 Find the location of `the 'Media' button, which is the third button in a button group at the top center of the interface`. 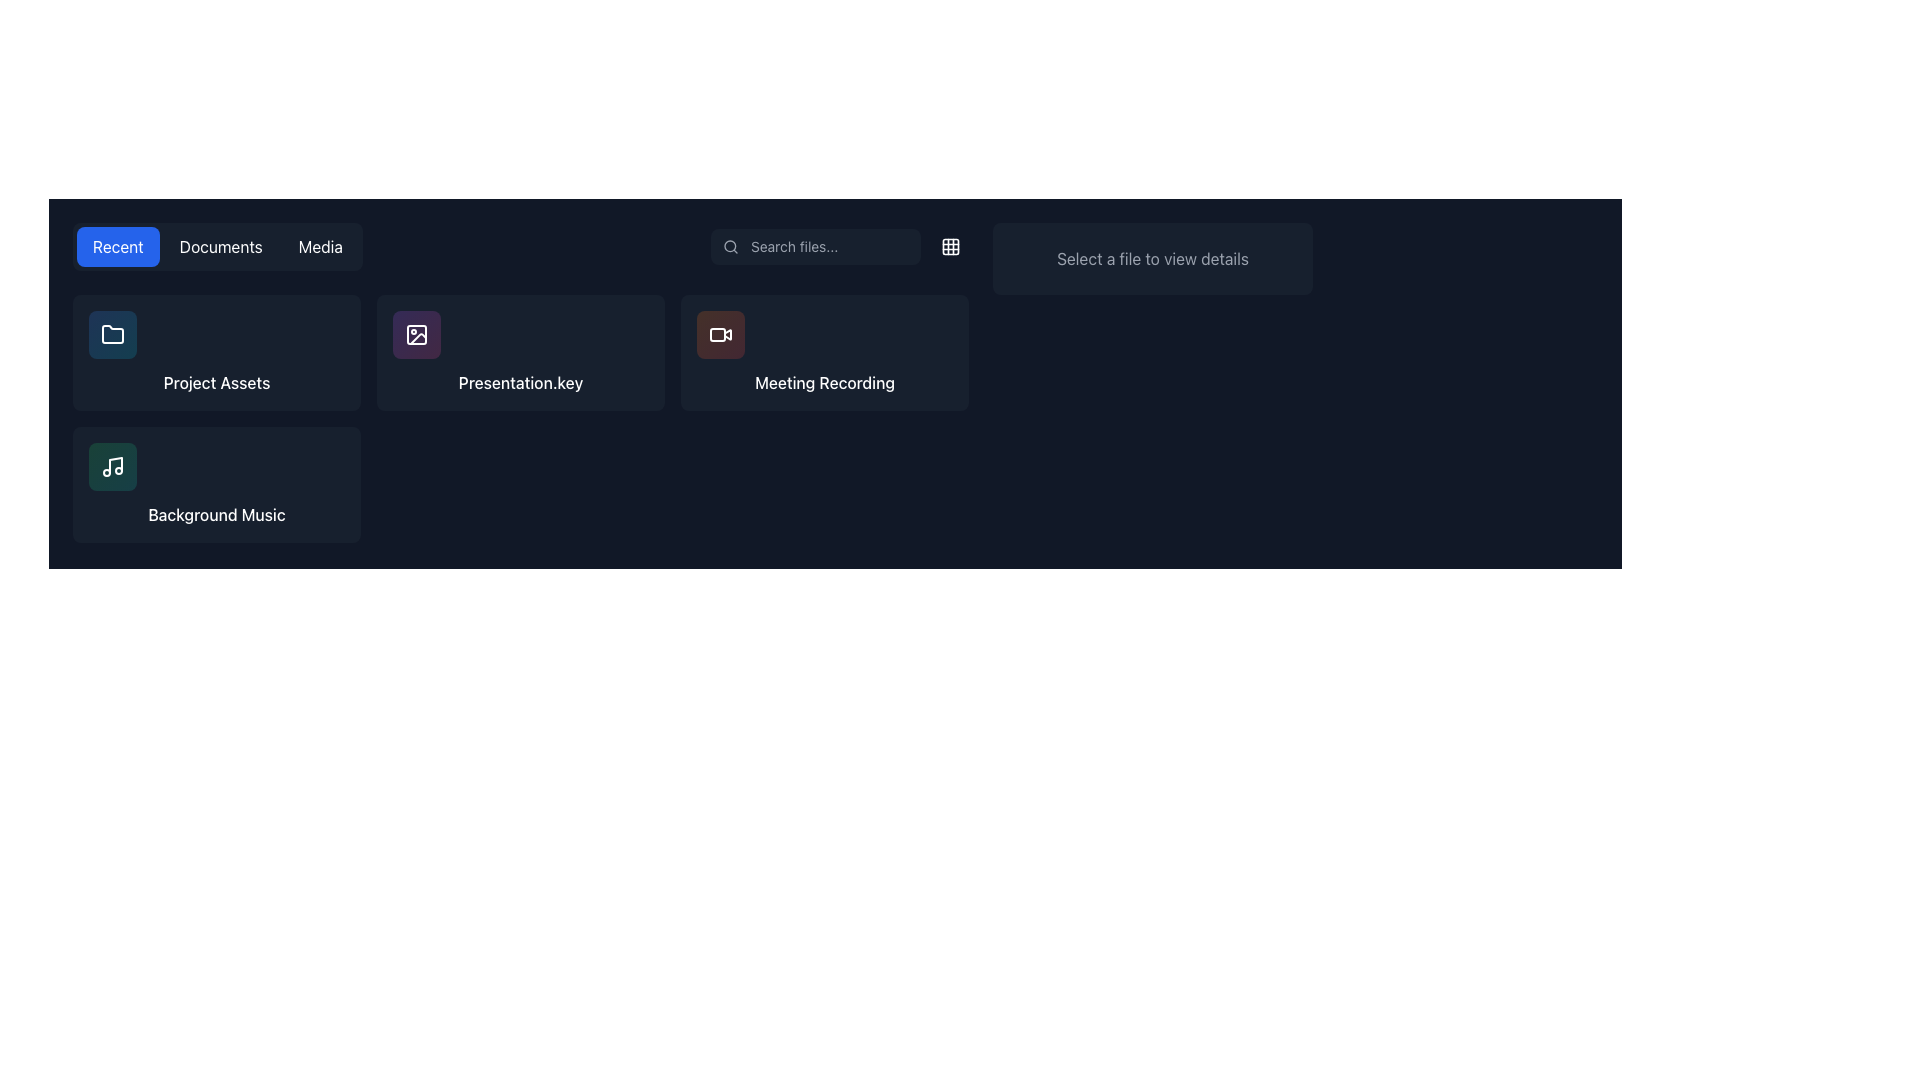

the 'Media' button, which is the third button in a button group at the top center of the interface is located at coordinates (320, 245).